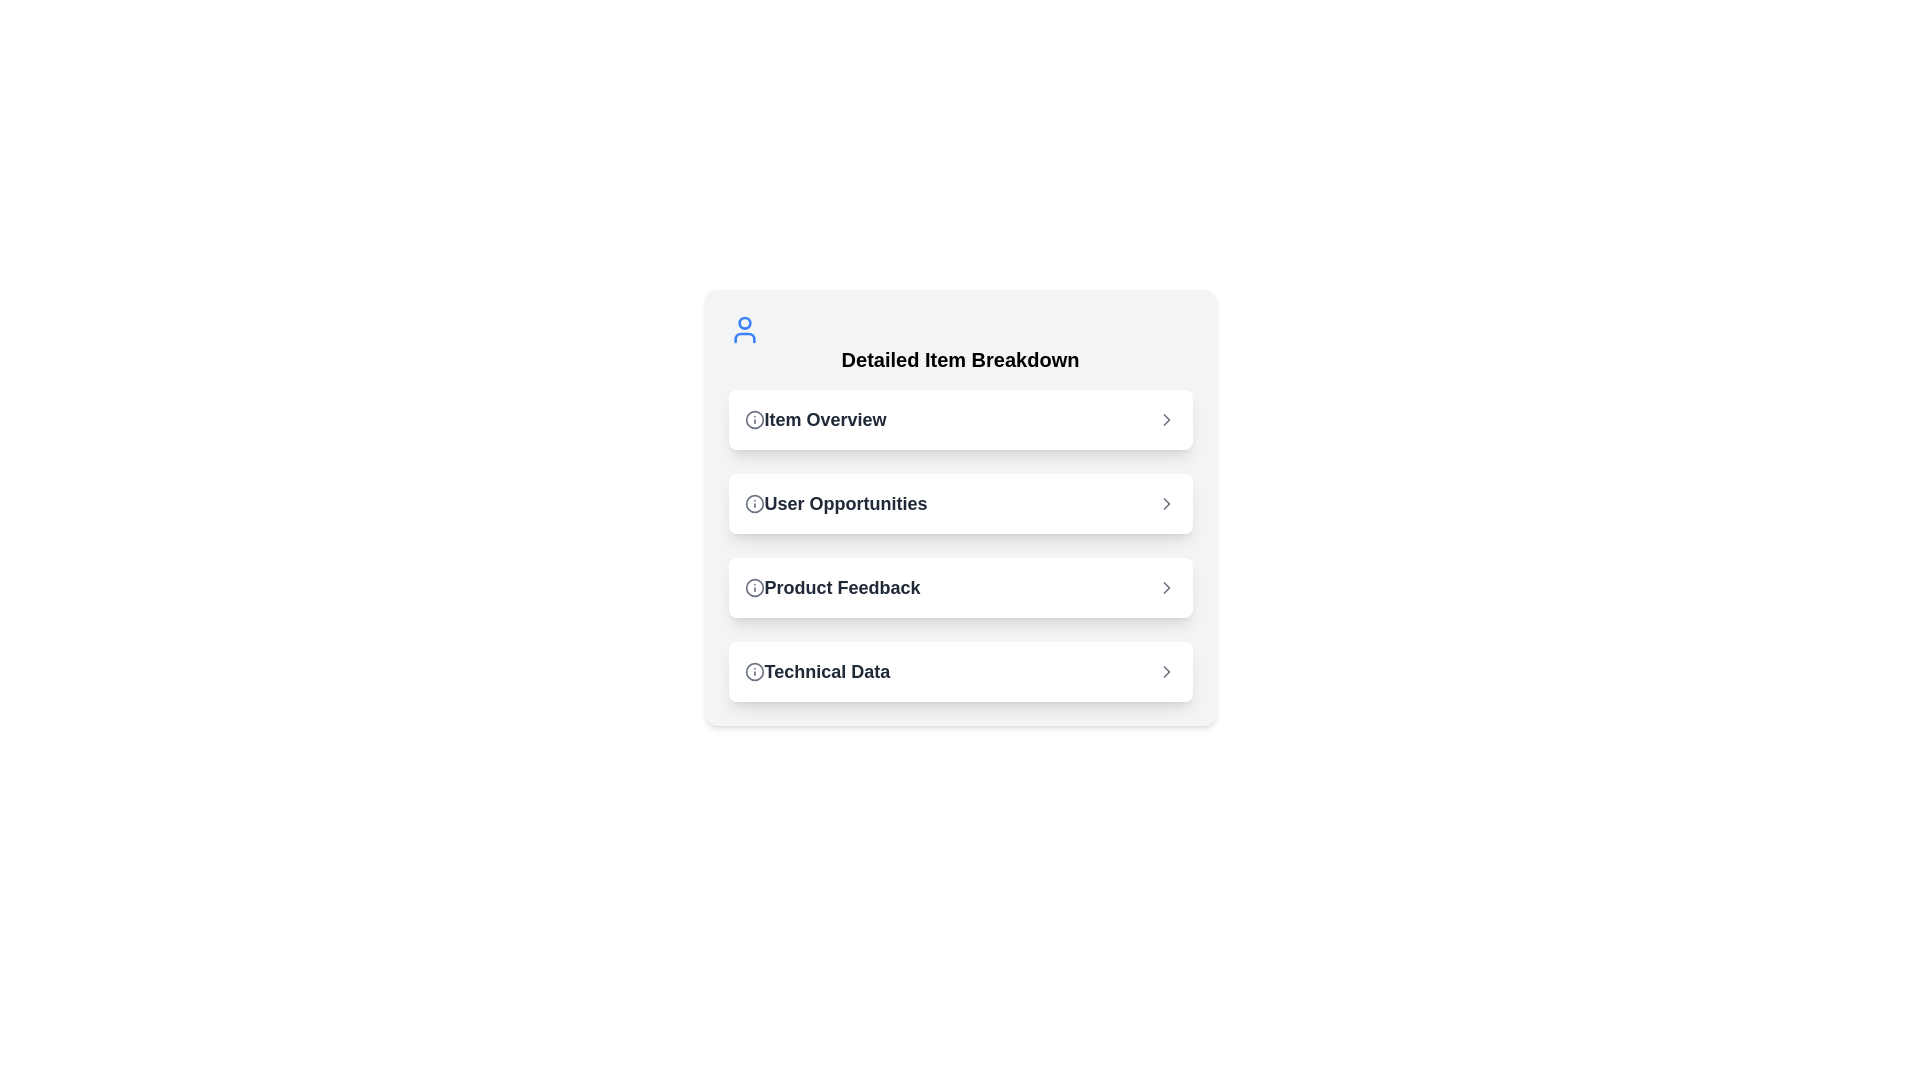 This screenshot has height=1080, width=1920. Describe the element at coordinates (1166, 419) in the screenshot. I see `the icon located at the far right of the 'Item Overview' section` at that location.